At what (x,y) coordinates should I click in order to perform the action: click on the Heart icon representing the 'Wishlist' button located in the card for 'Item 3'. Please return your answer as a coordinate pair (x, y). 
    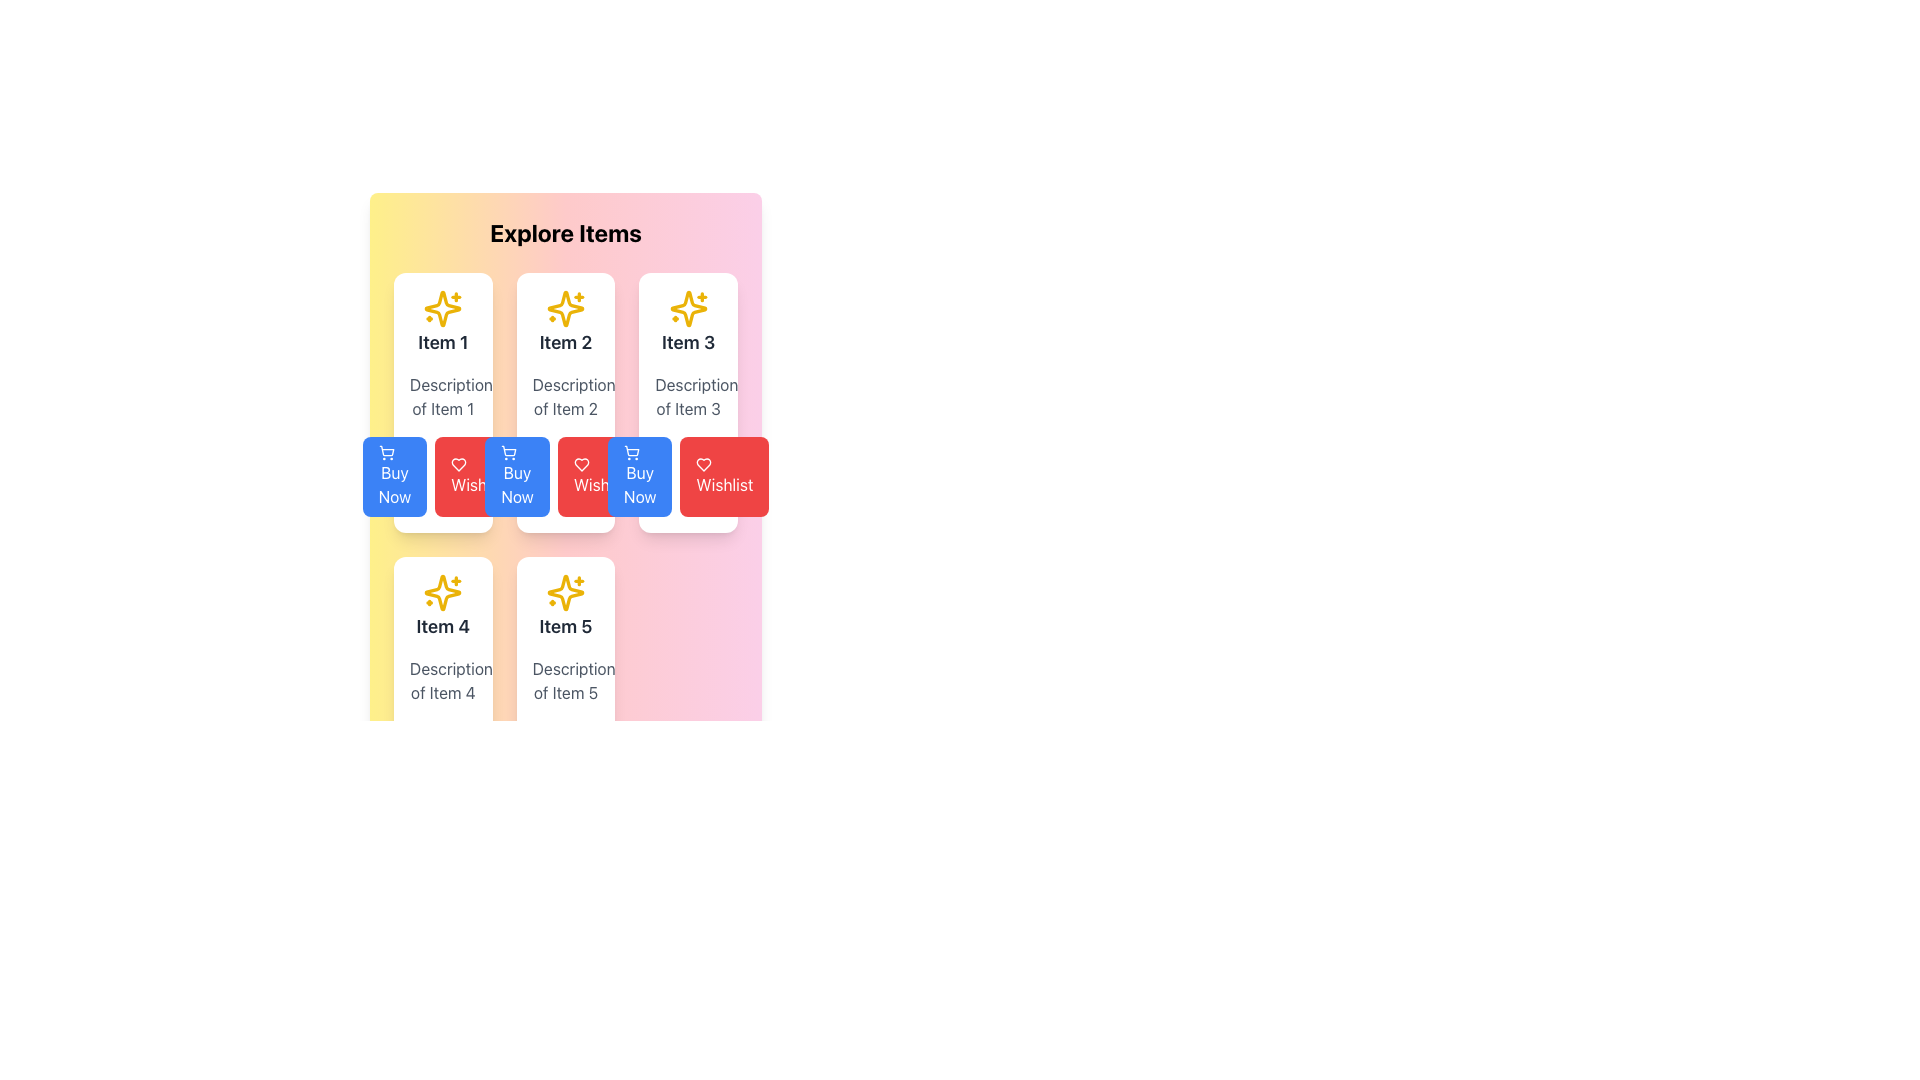
    Looking at the image, I should click on (580, 465).